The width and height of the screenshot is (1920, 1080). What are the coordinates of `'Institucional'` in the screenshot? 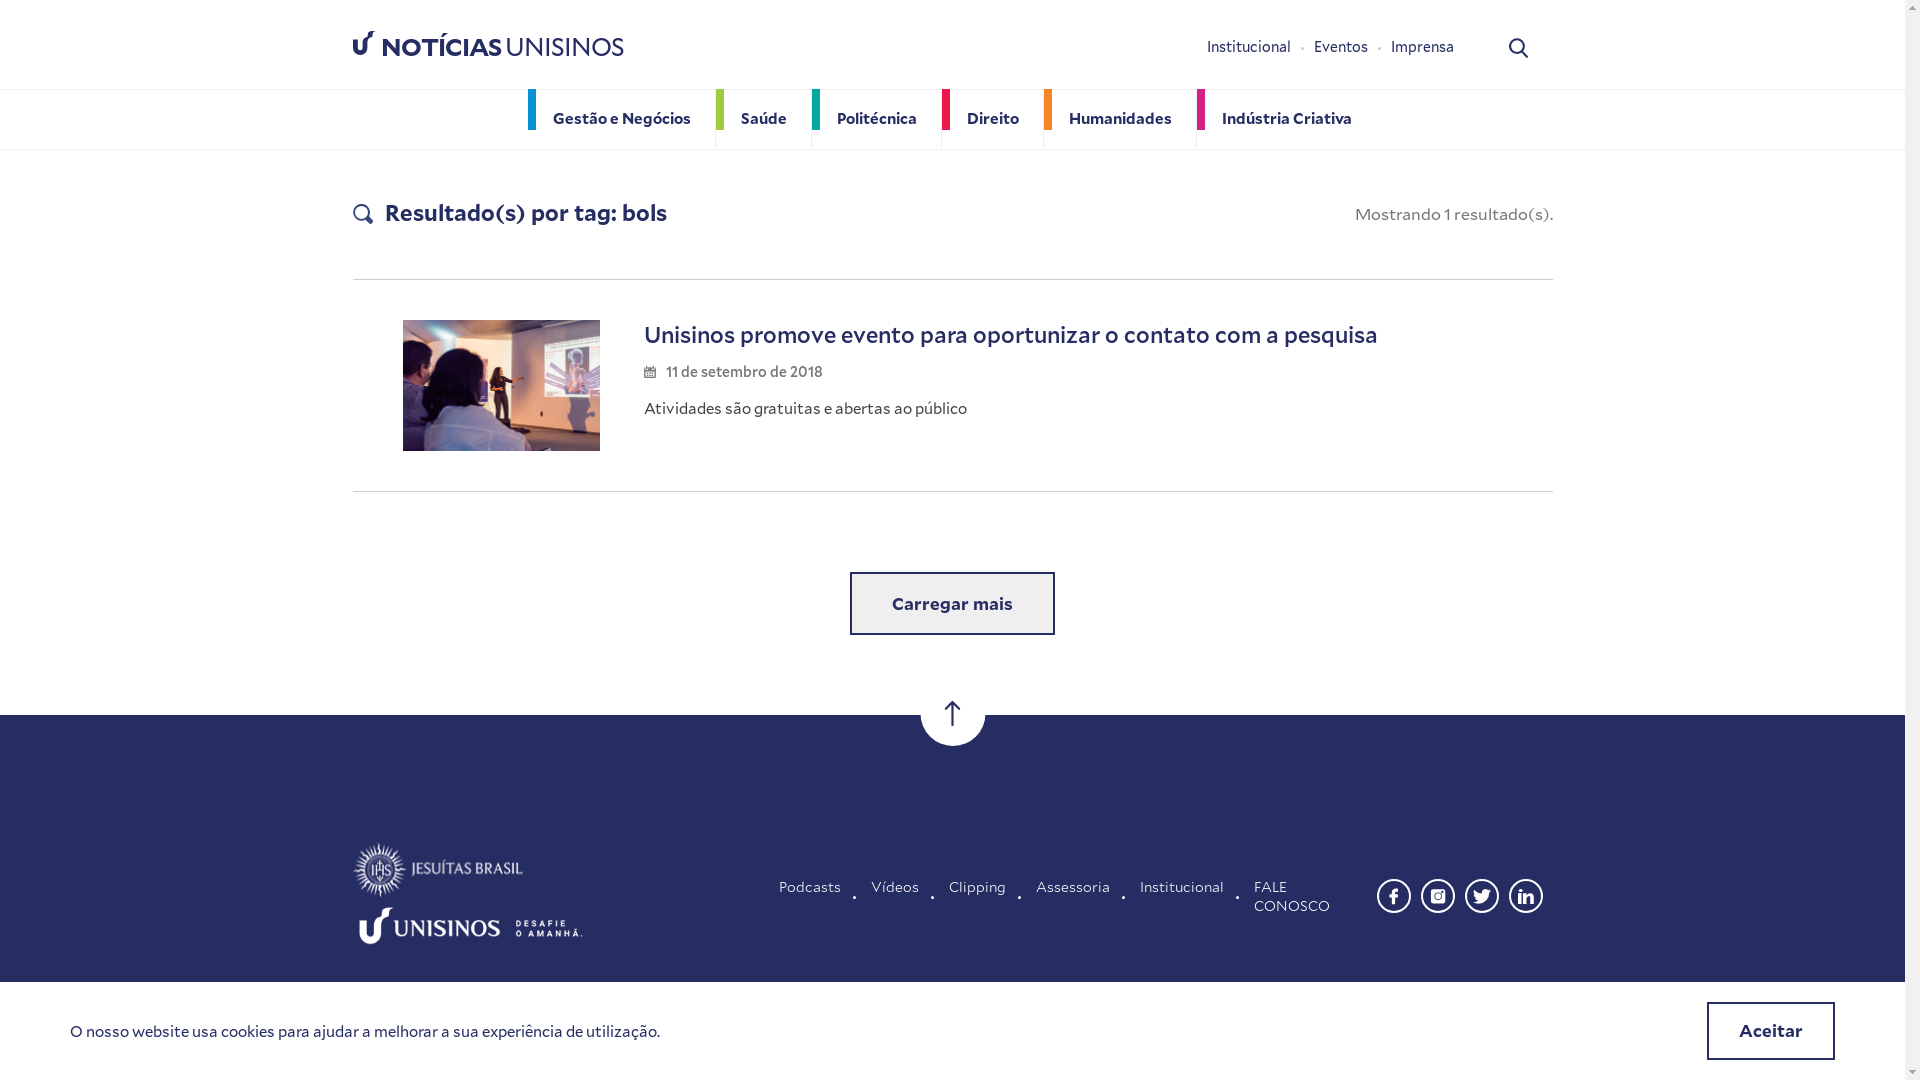 It's located at (1258, 45).